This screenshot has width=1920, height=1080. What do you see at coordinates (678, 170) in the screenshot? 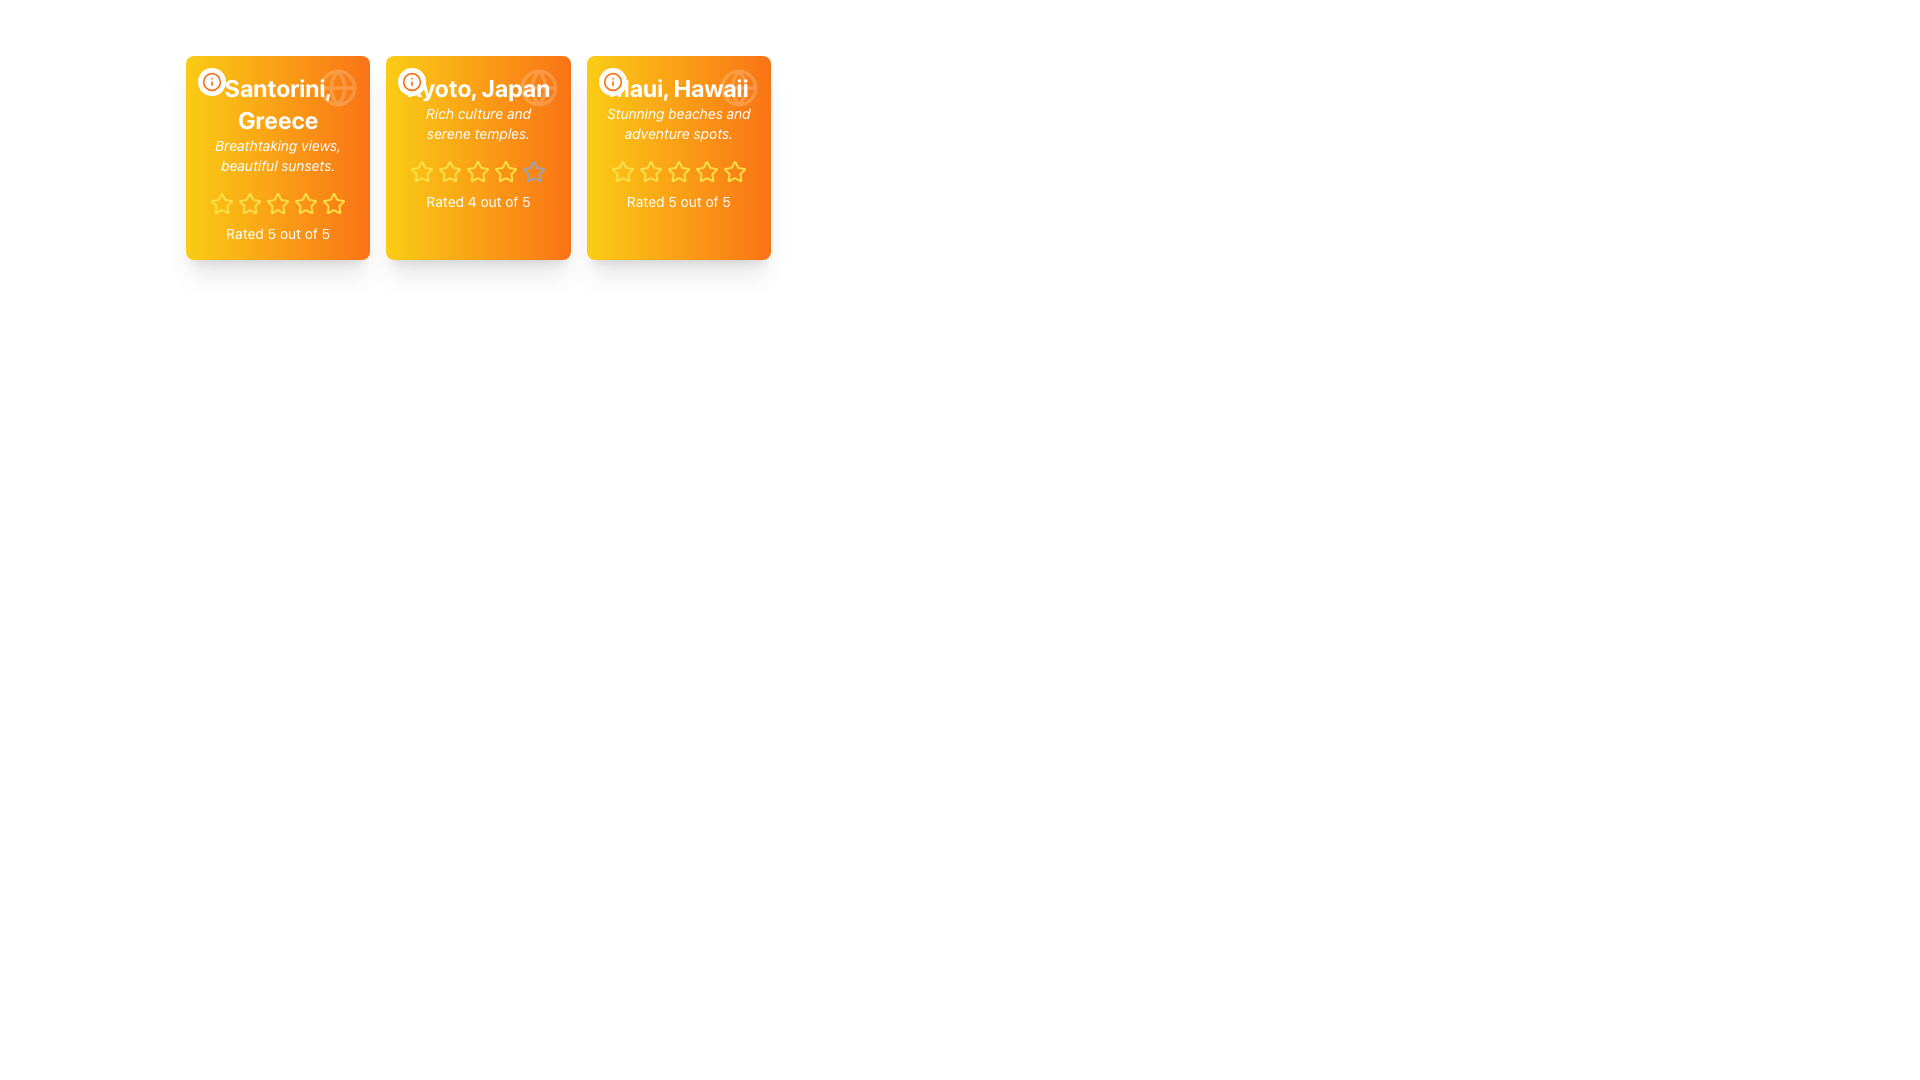
I see `the second star` at bounding box center [678, 170].